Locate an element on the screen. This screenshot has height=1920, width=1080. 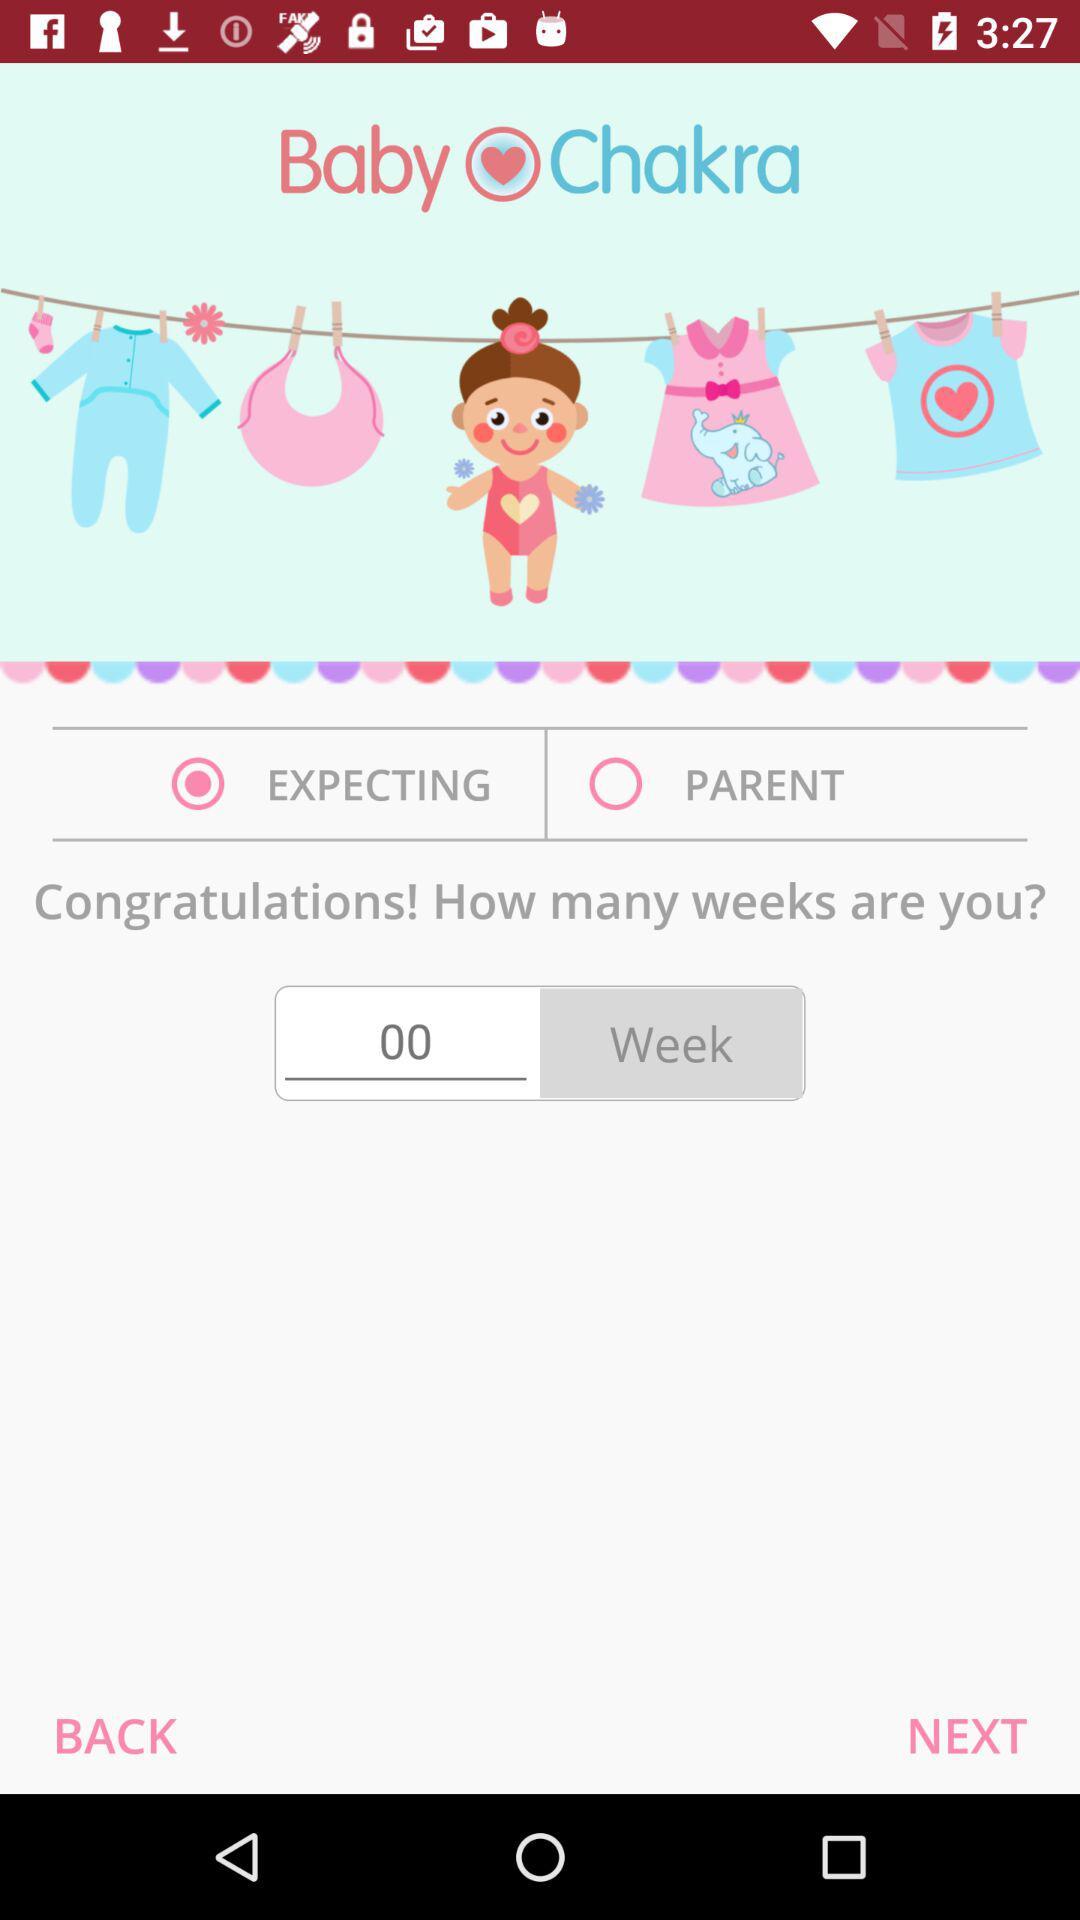
next at the bottom right corner is located at coordinates (965, 1734).